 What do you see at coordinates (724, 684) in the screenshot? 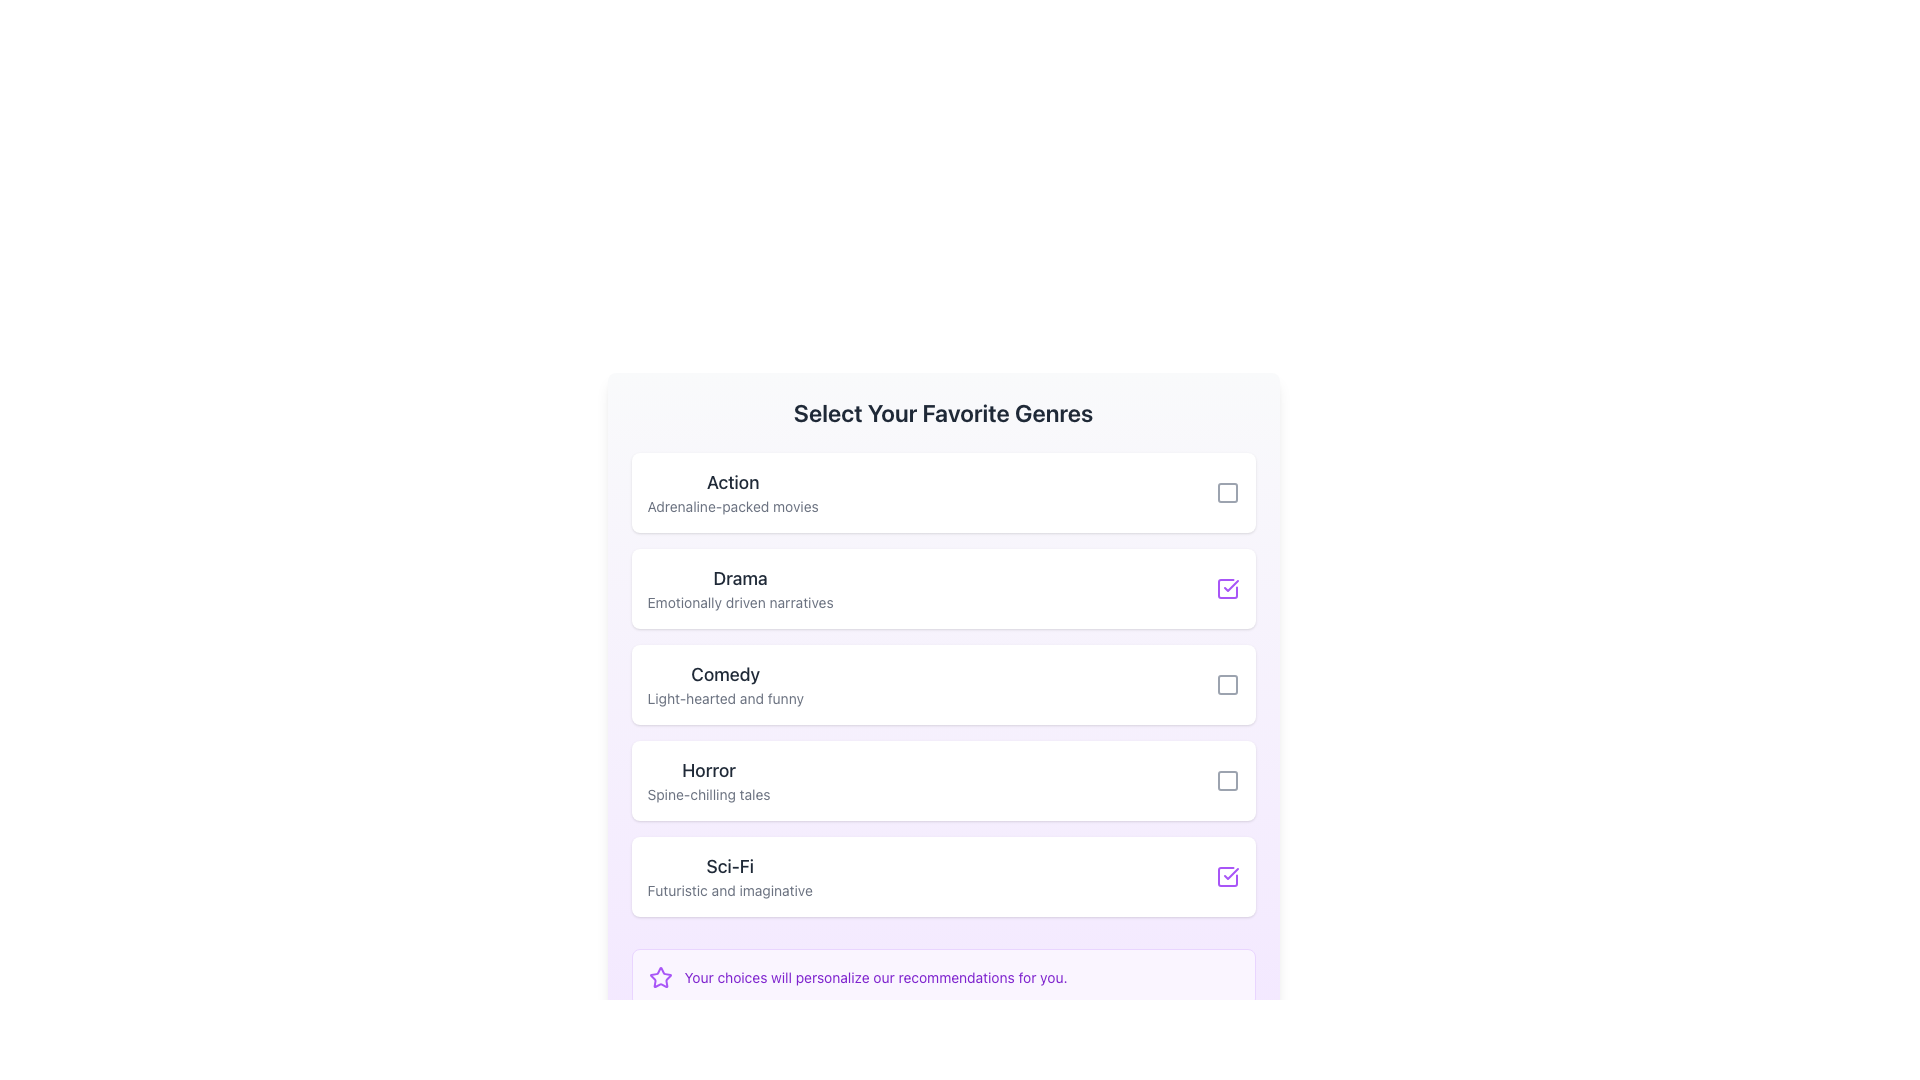
I see `the 'Comedy' genre label, which is the third item in a vertically stacked list on a card, positioned below 'Drama' and above 'Horror'` at bounding box center [724, 684].